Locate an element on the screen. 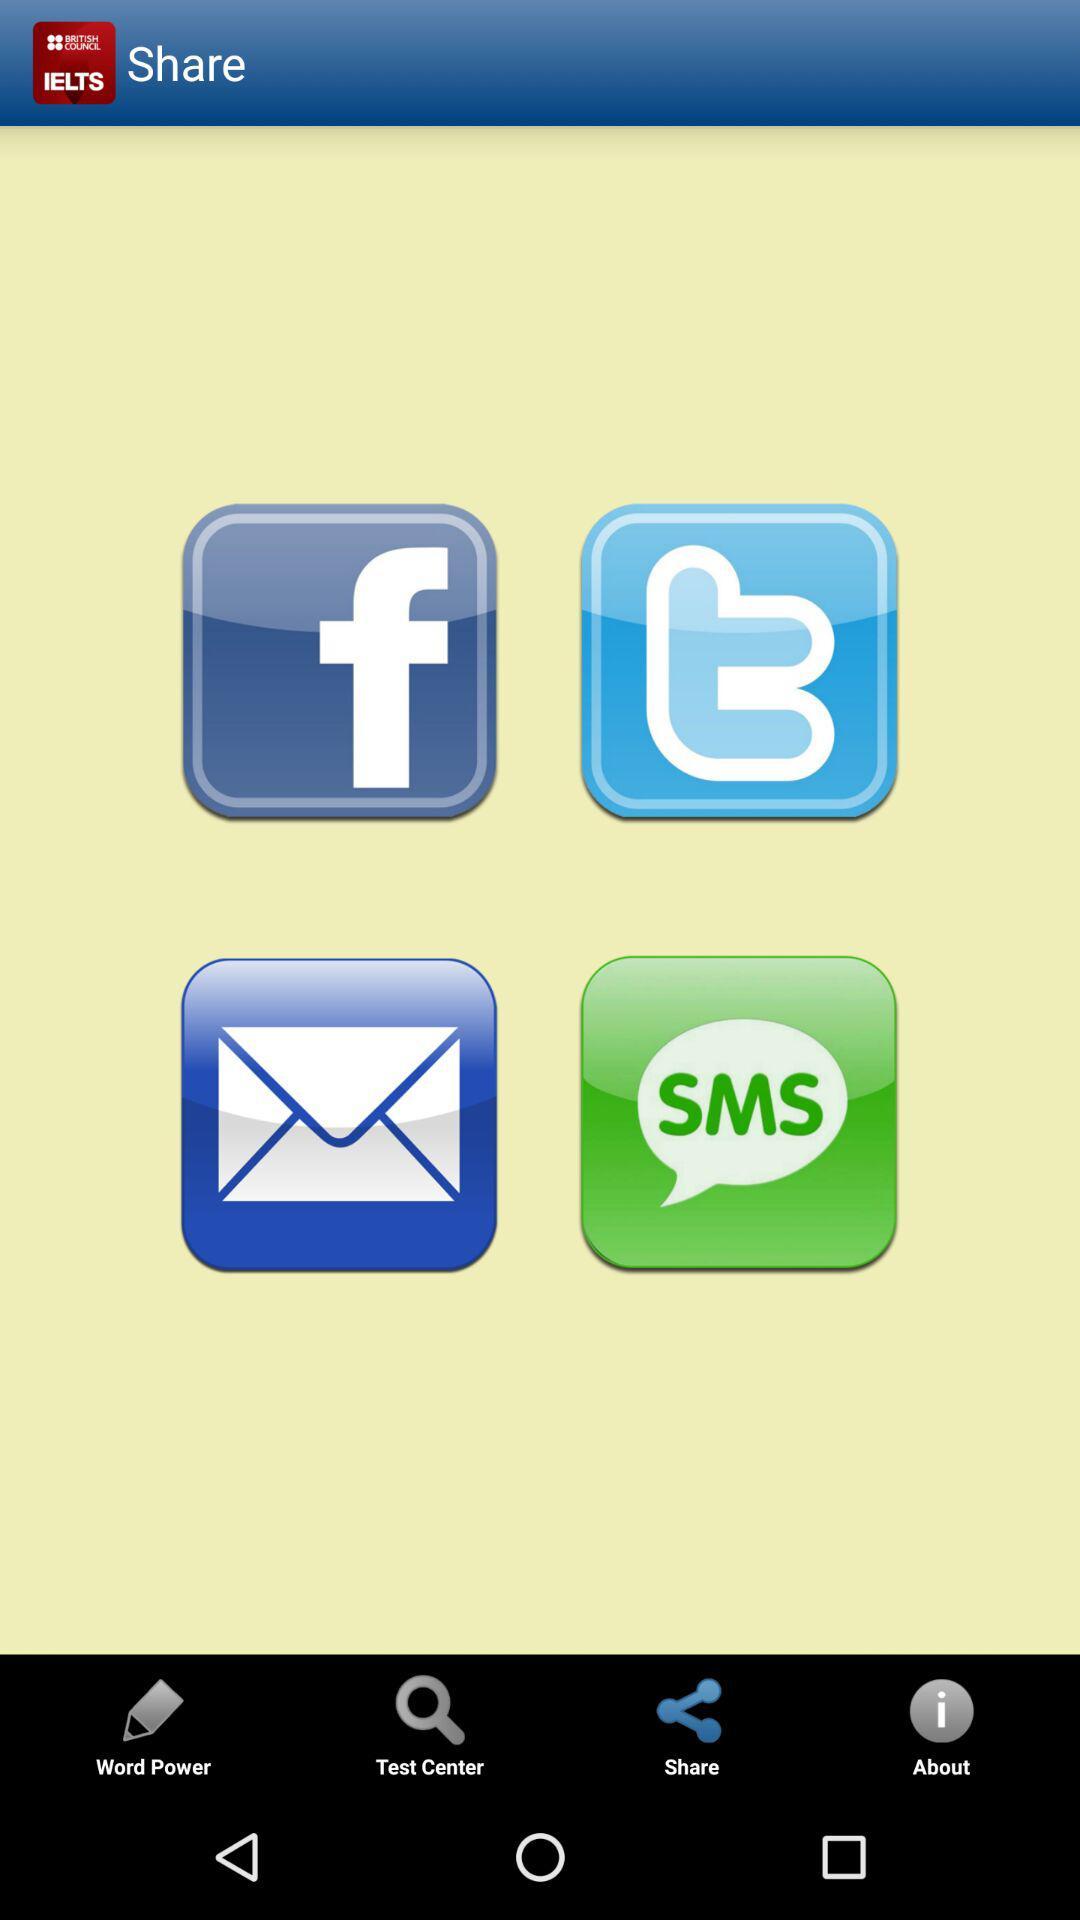 Image resolution: width=1080 pixels, height=1920 pixels. search for help is located at coordinates (428, 1708).